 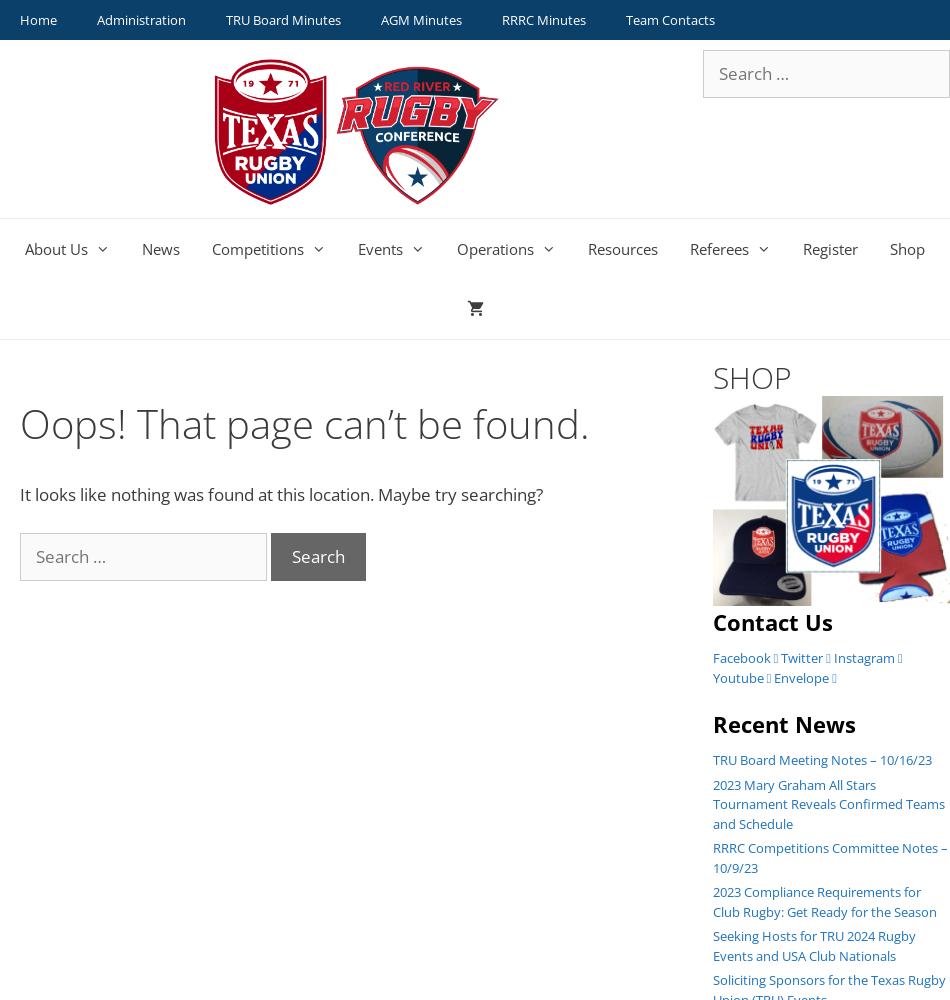 I want to click on 'It looks like nothing was found at this location. Maybe try searching?', so click(x=280, y=493).